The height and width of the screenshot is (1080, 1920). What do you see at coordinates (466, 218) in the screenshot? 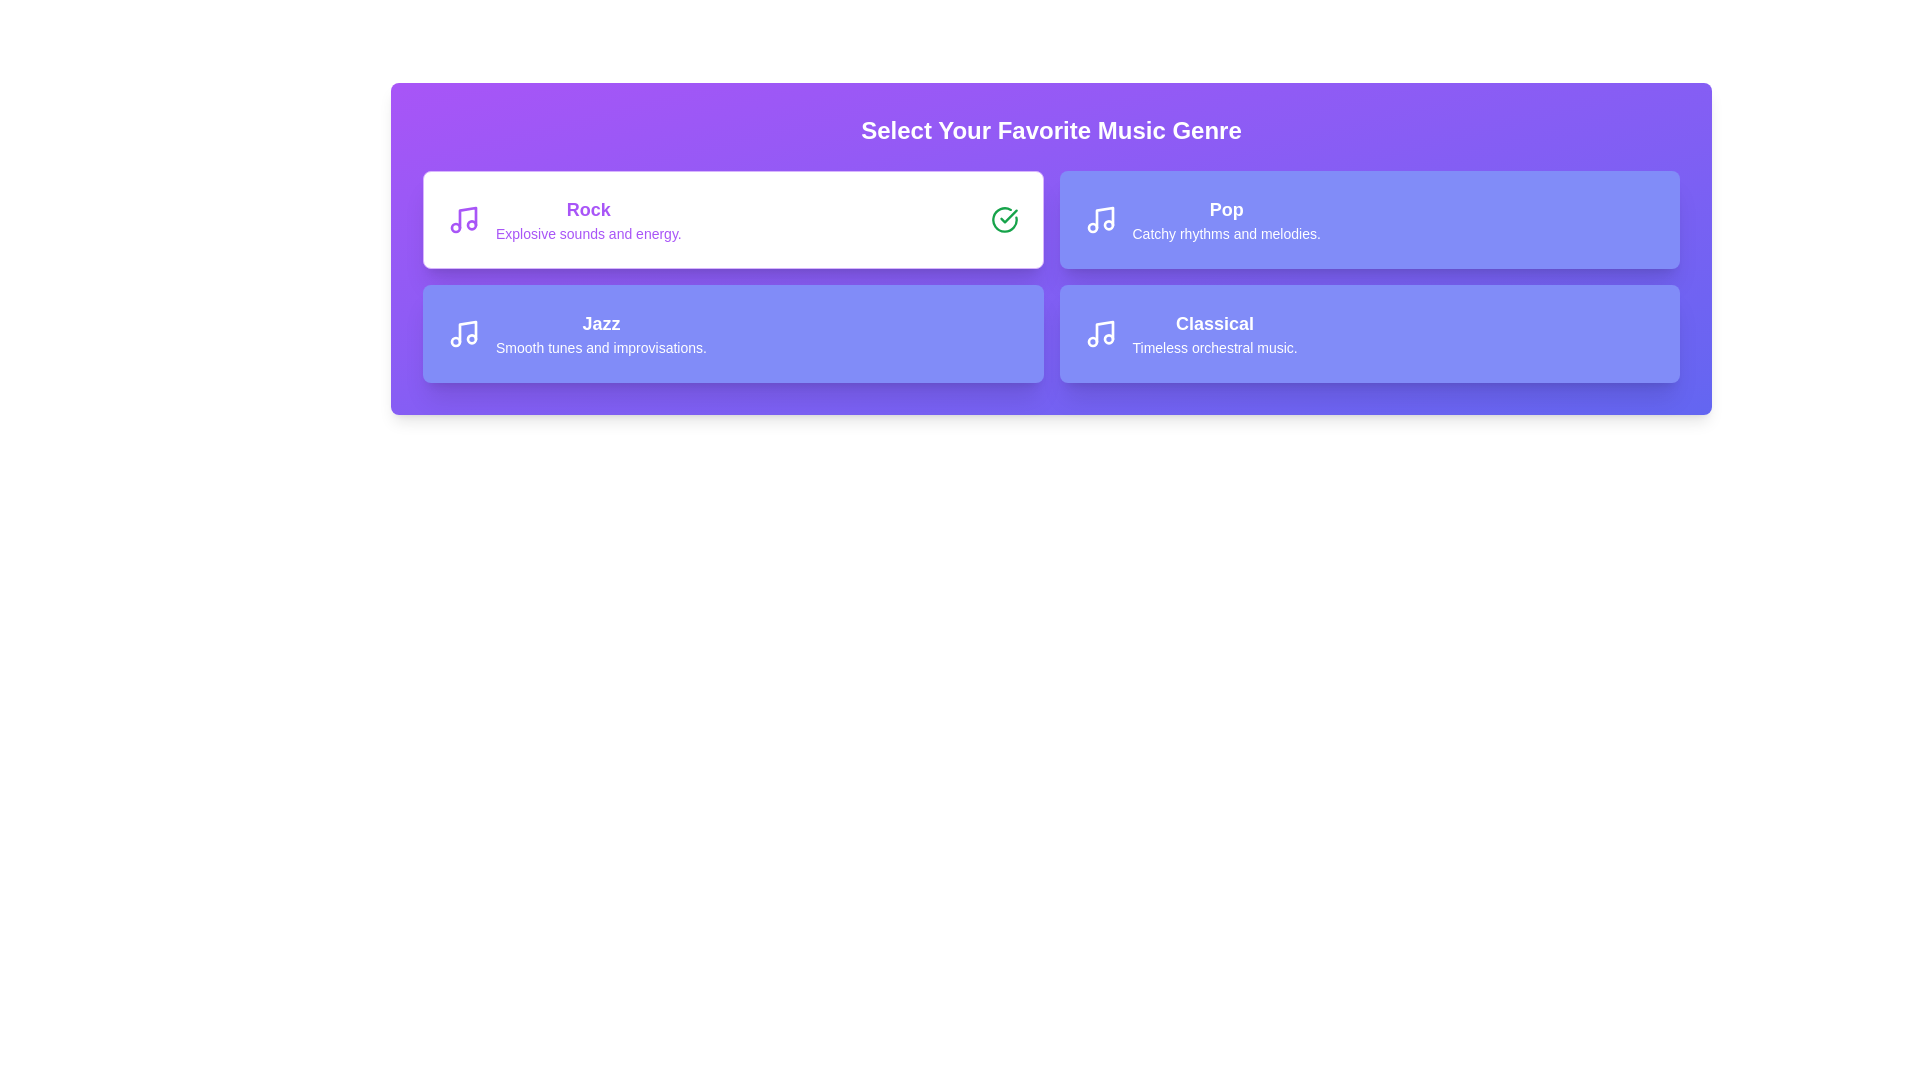
I see `the musical note icon segment, which is part of the illustration resembling a music symbol, located to the left of the 'Rock' text in the top-left card of the selection grid` at bounding box center [466, 218].